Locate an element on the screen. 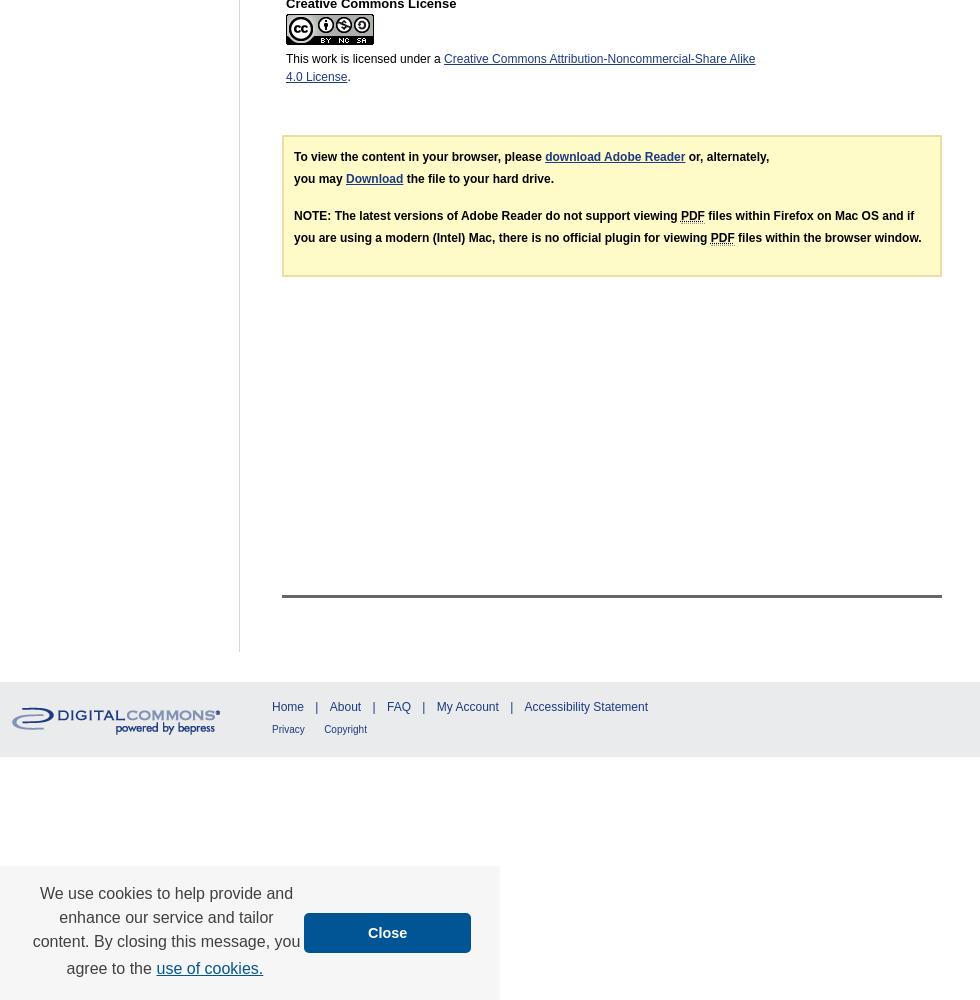 Image resolution: width=980 pixels, height=1000 pixels. 'Download' is located at coordinates (374, 178).